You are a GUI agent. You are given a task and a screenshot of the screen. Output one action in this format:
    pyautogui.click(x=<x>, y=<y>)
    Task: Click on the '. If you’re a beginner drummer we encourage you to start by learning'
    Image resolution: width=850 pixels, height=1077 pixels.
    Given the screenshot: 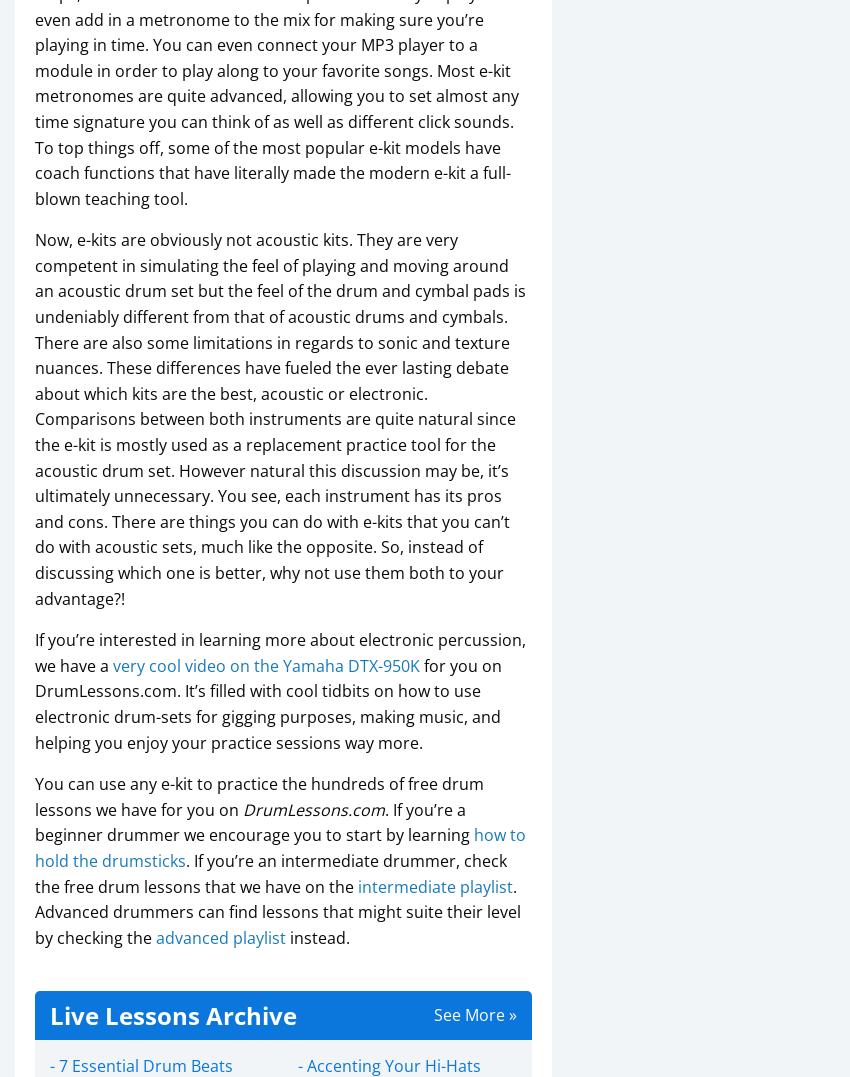 What is the action you would take?
    pyautogui.click(x=254, y=821)
    